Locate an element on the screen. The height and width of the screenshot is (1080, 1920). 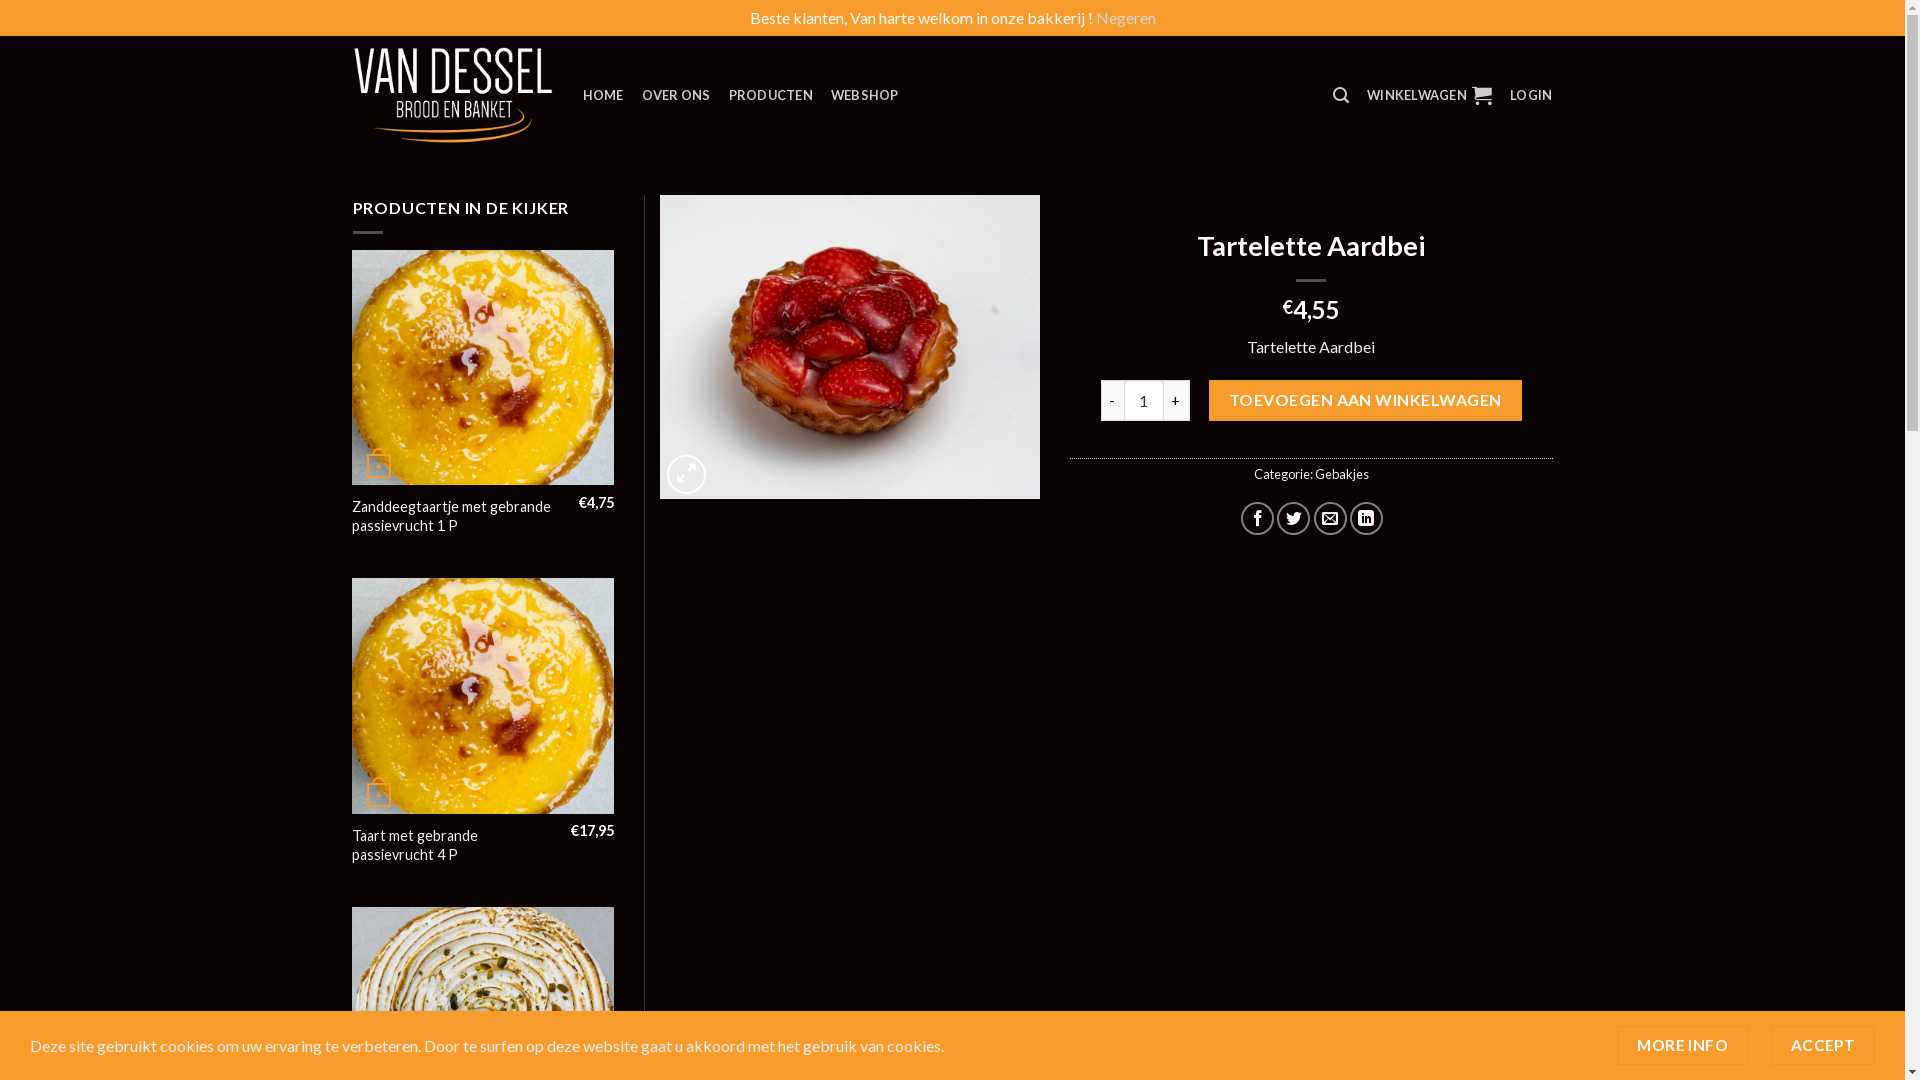
'Email to a Friend' is located at coordinates (1330, 517).